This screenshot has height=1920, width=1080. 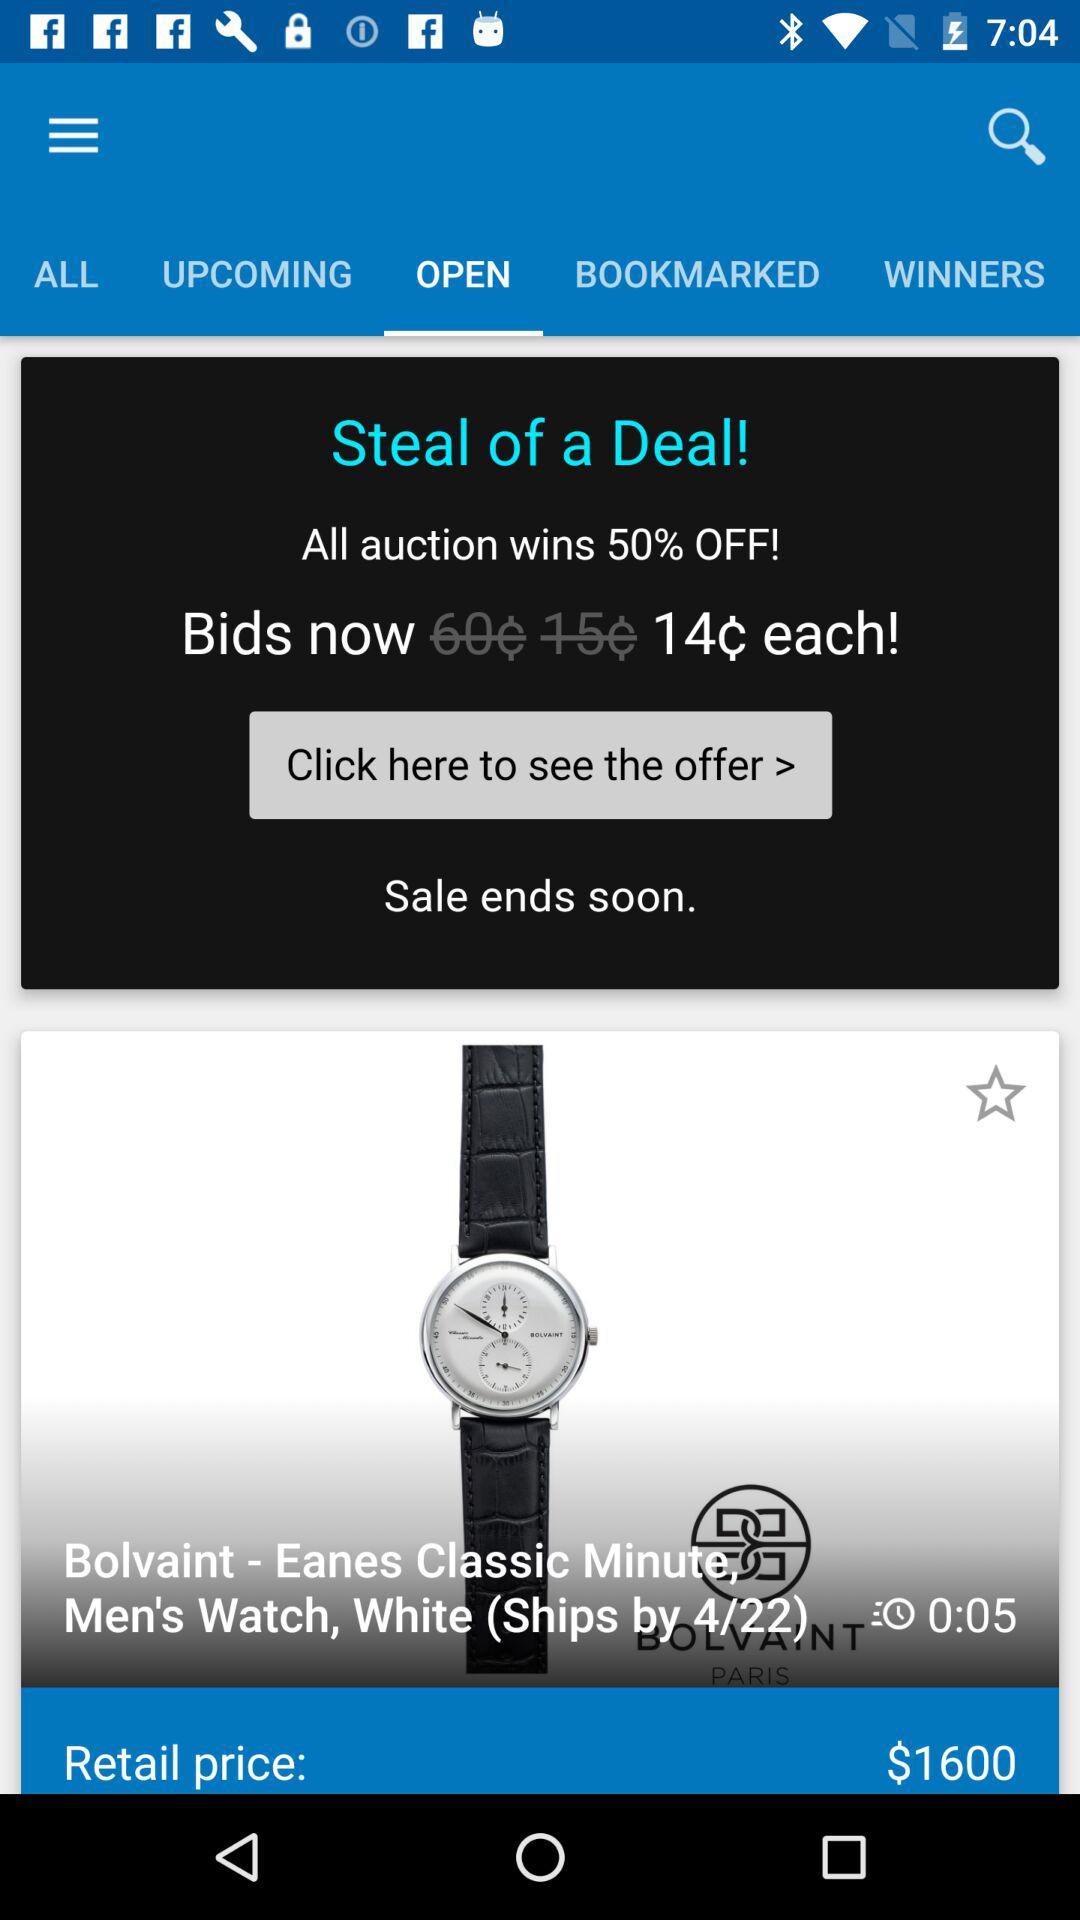 What do you see at coordinates (1017, 136) in the screenshot?
I see `the icon search bar` at bounding box center [1017, 136].